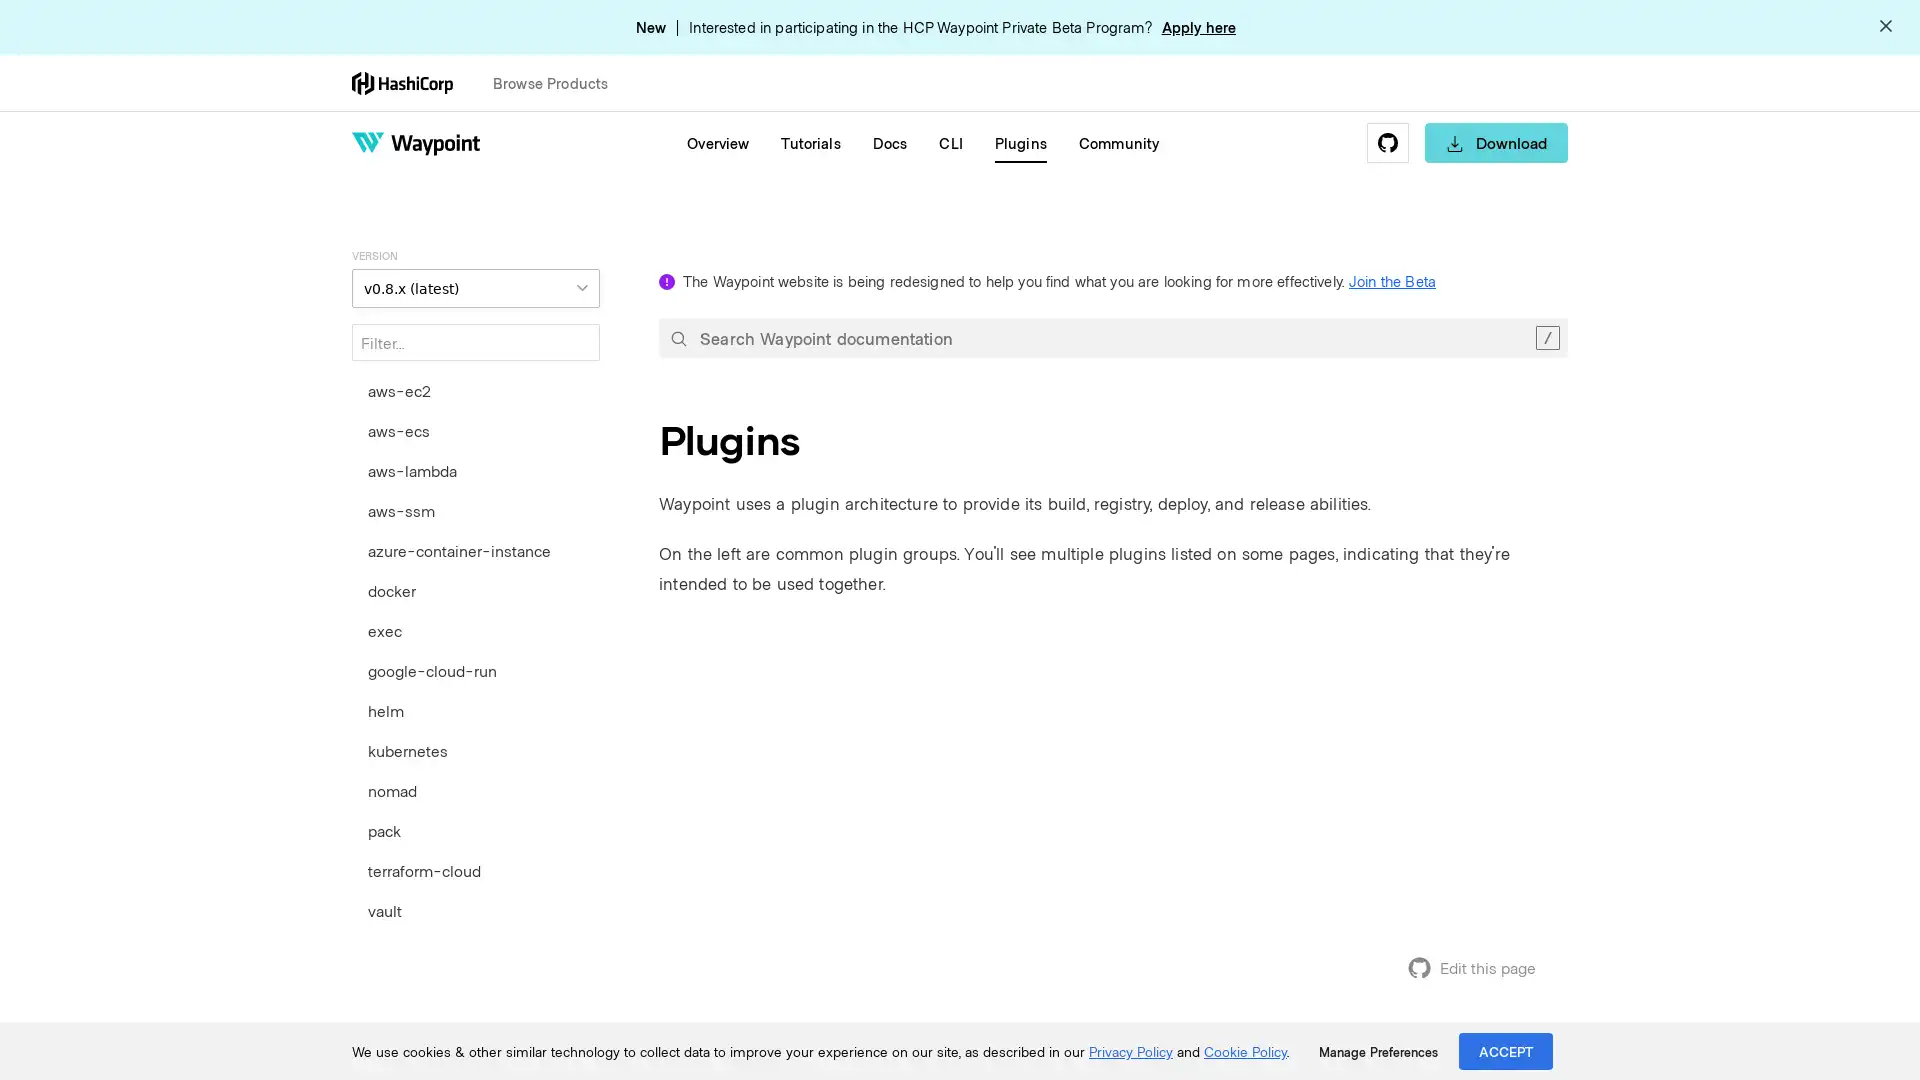  I want to click on Manage Preferences, so click(1377, 1051).